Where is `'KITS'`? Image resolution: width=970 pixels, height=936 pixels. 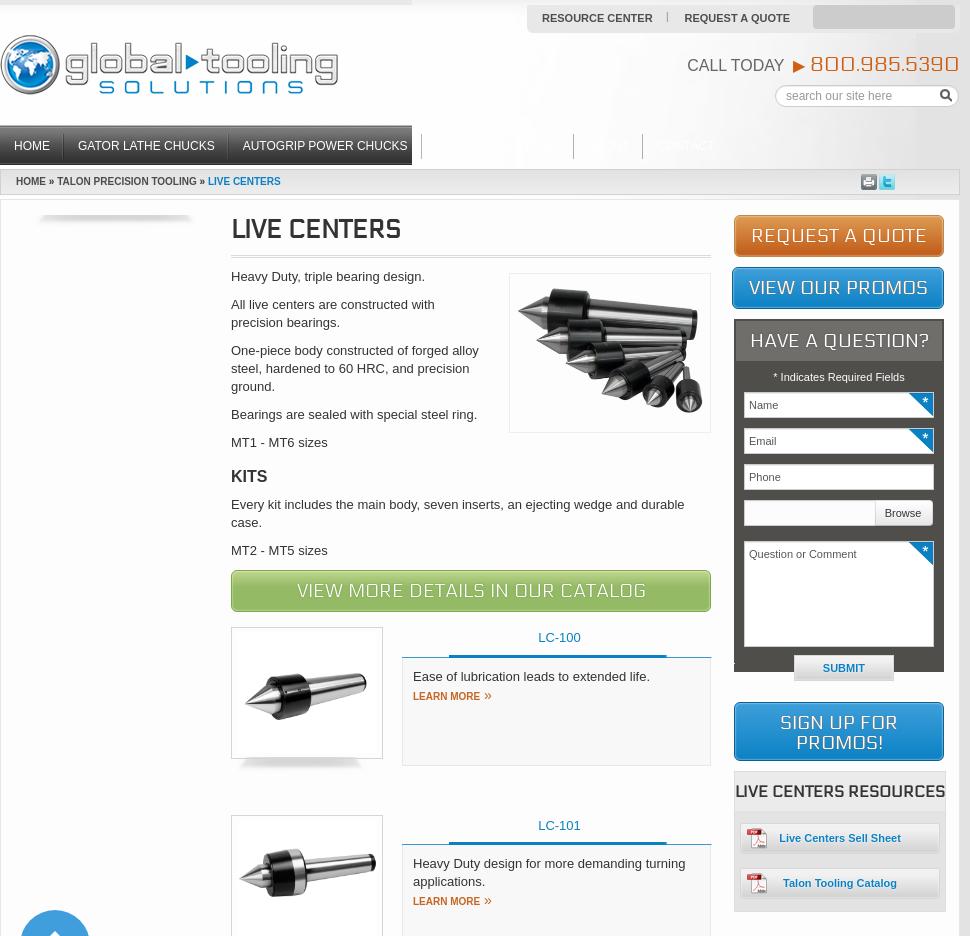
'KITS' is located at coordinates (247, 475).